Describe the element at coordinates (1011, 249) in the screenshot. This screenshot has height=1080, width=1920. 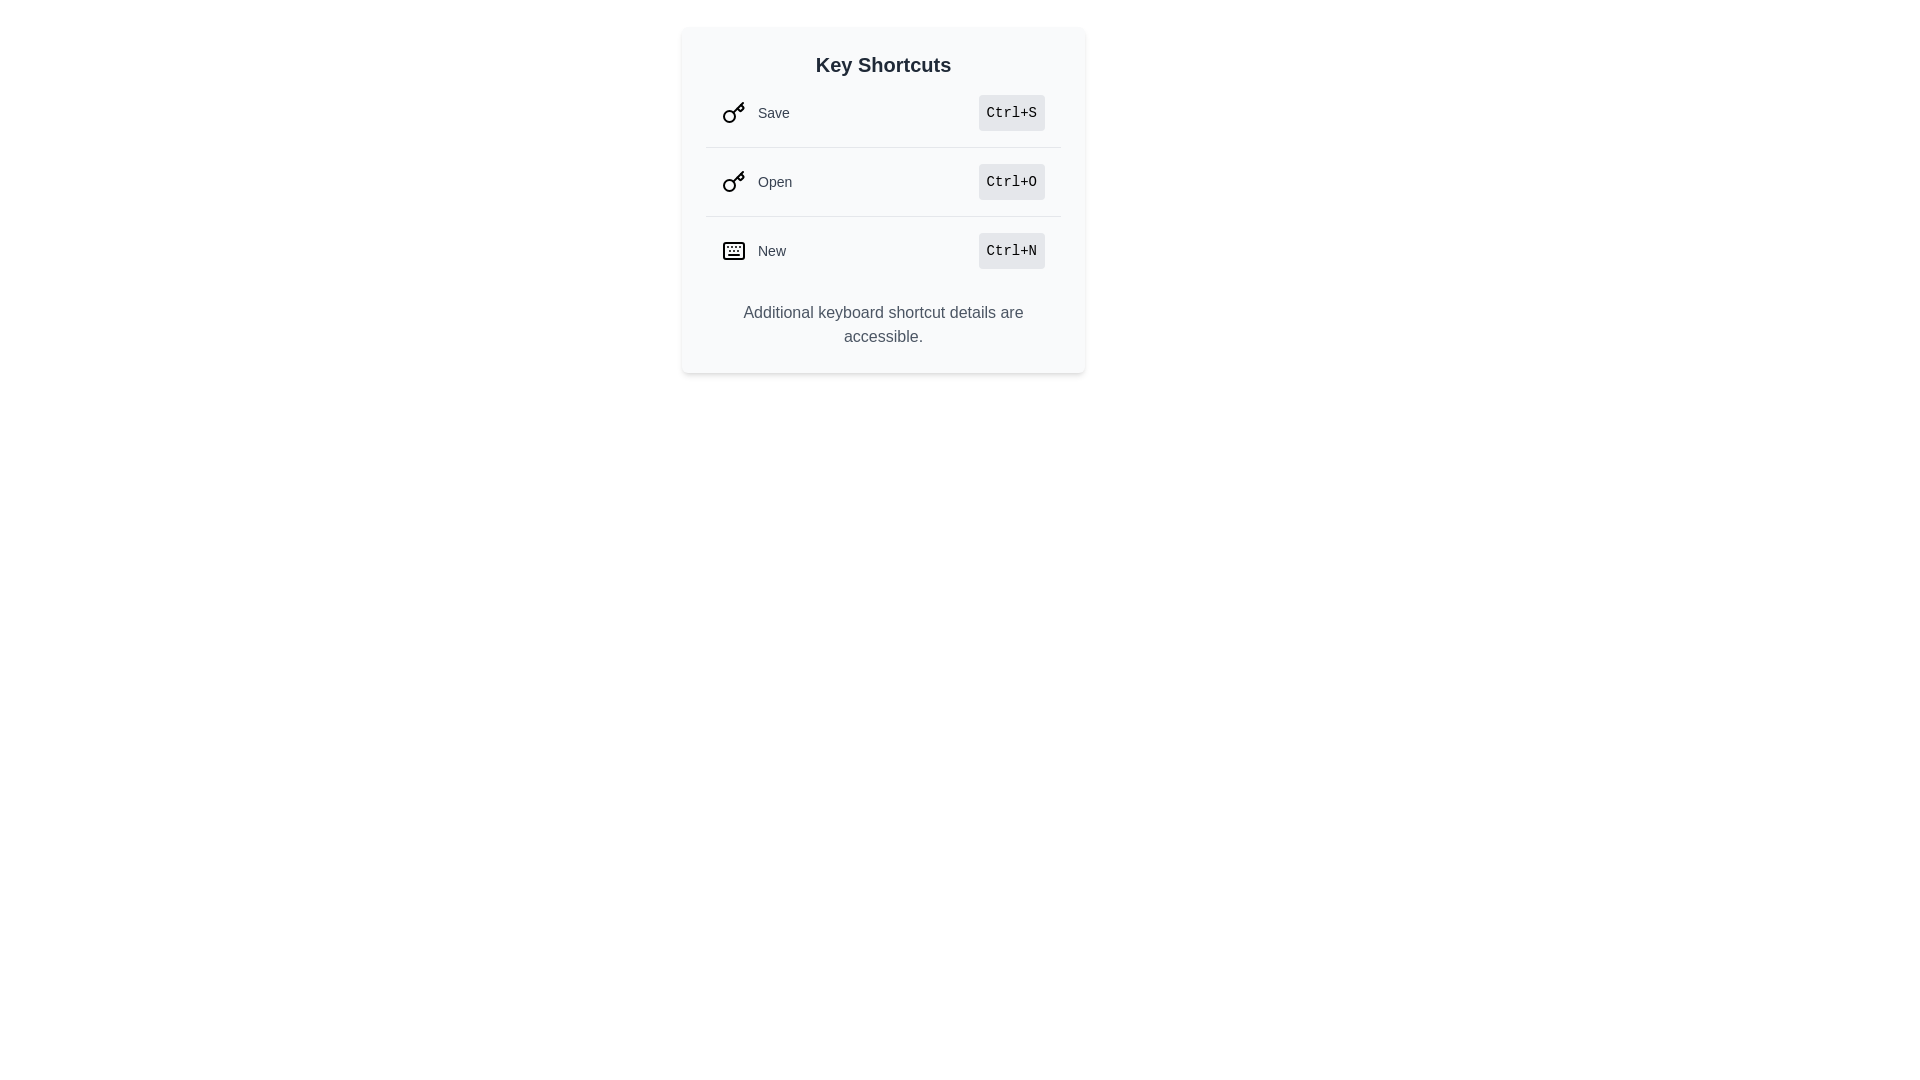
I see `the rightmost label indicating the keyboard shortcut 'Ctrl+N' for creating a new document or file, located in the bottom row of a vertically aligned list of shortcut indicators` at that location.